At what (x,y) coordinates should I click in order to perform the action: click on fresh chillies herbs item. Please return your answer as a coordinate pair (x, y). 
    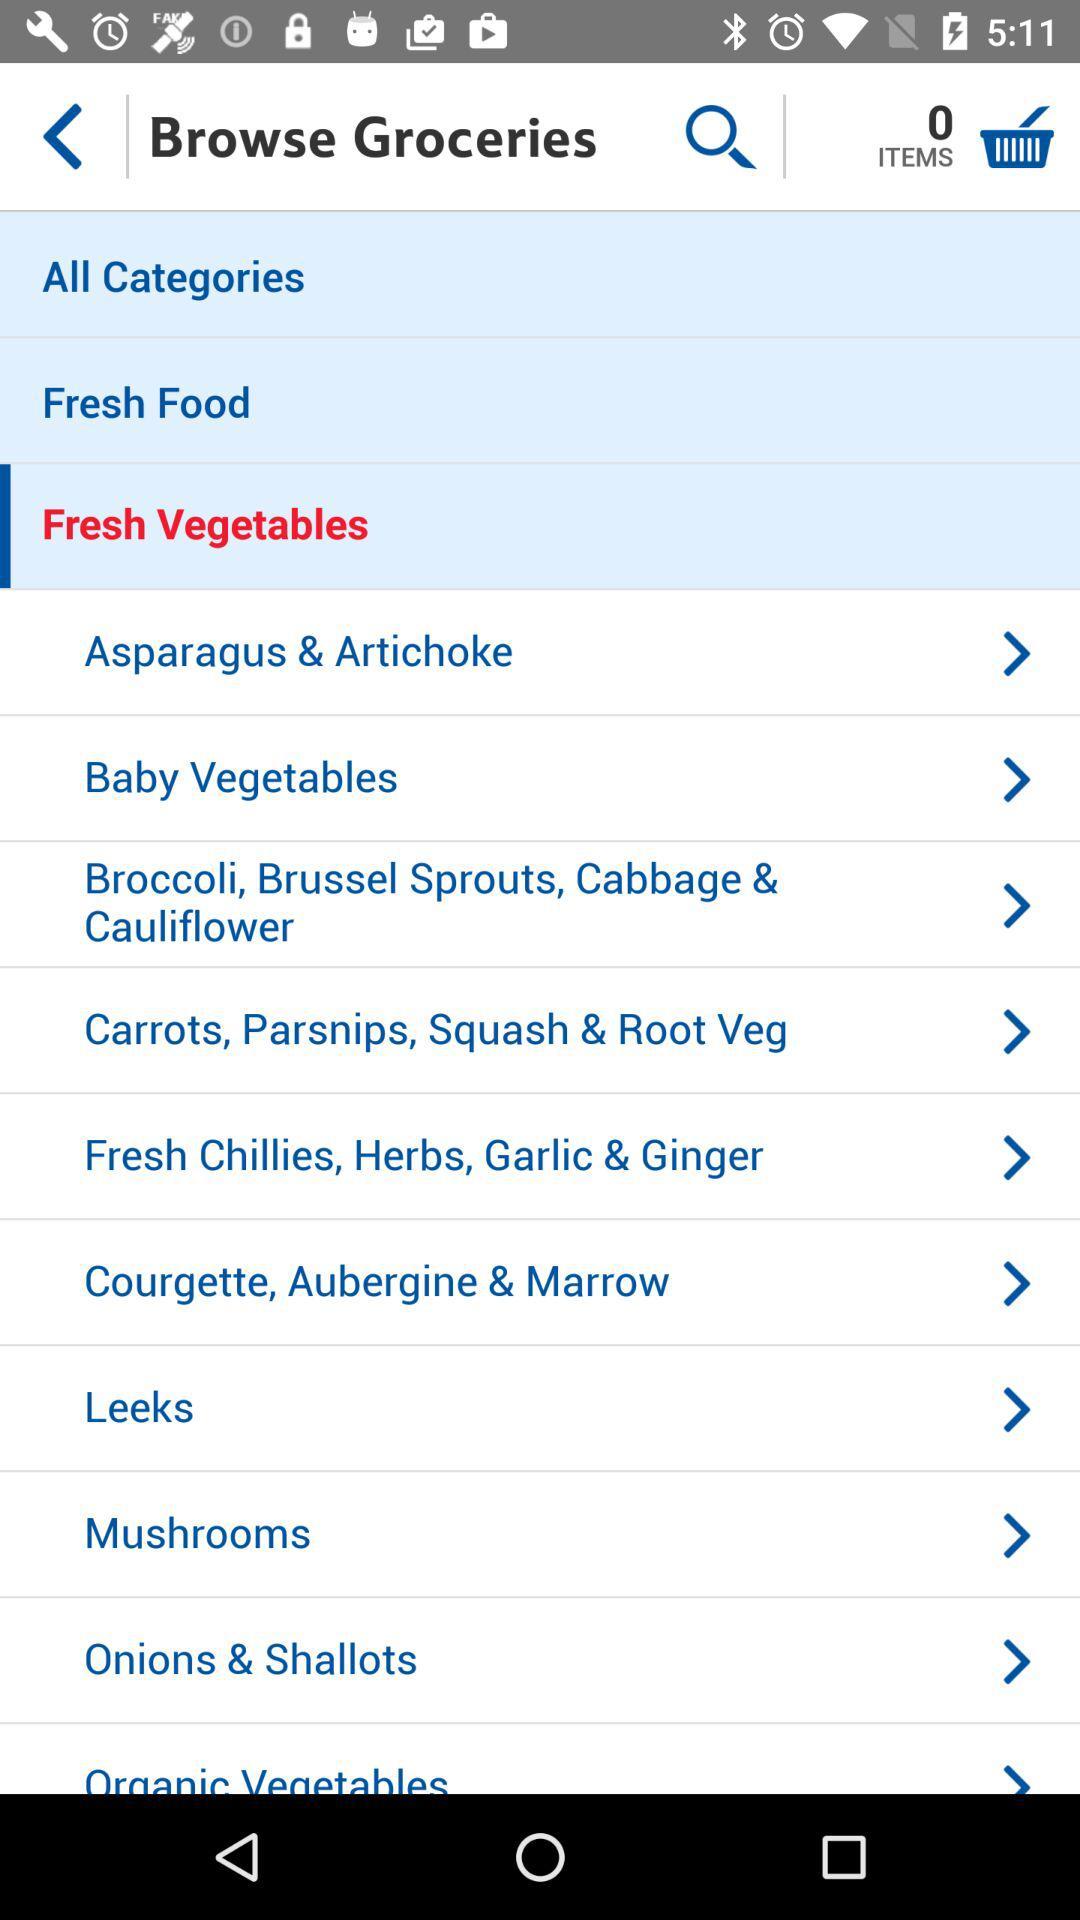
    Looking at the image, I should click on (540, 1157).